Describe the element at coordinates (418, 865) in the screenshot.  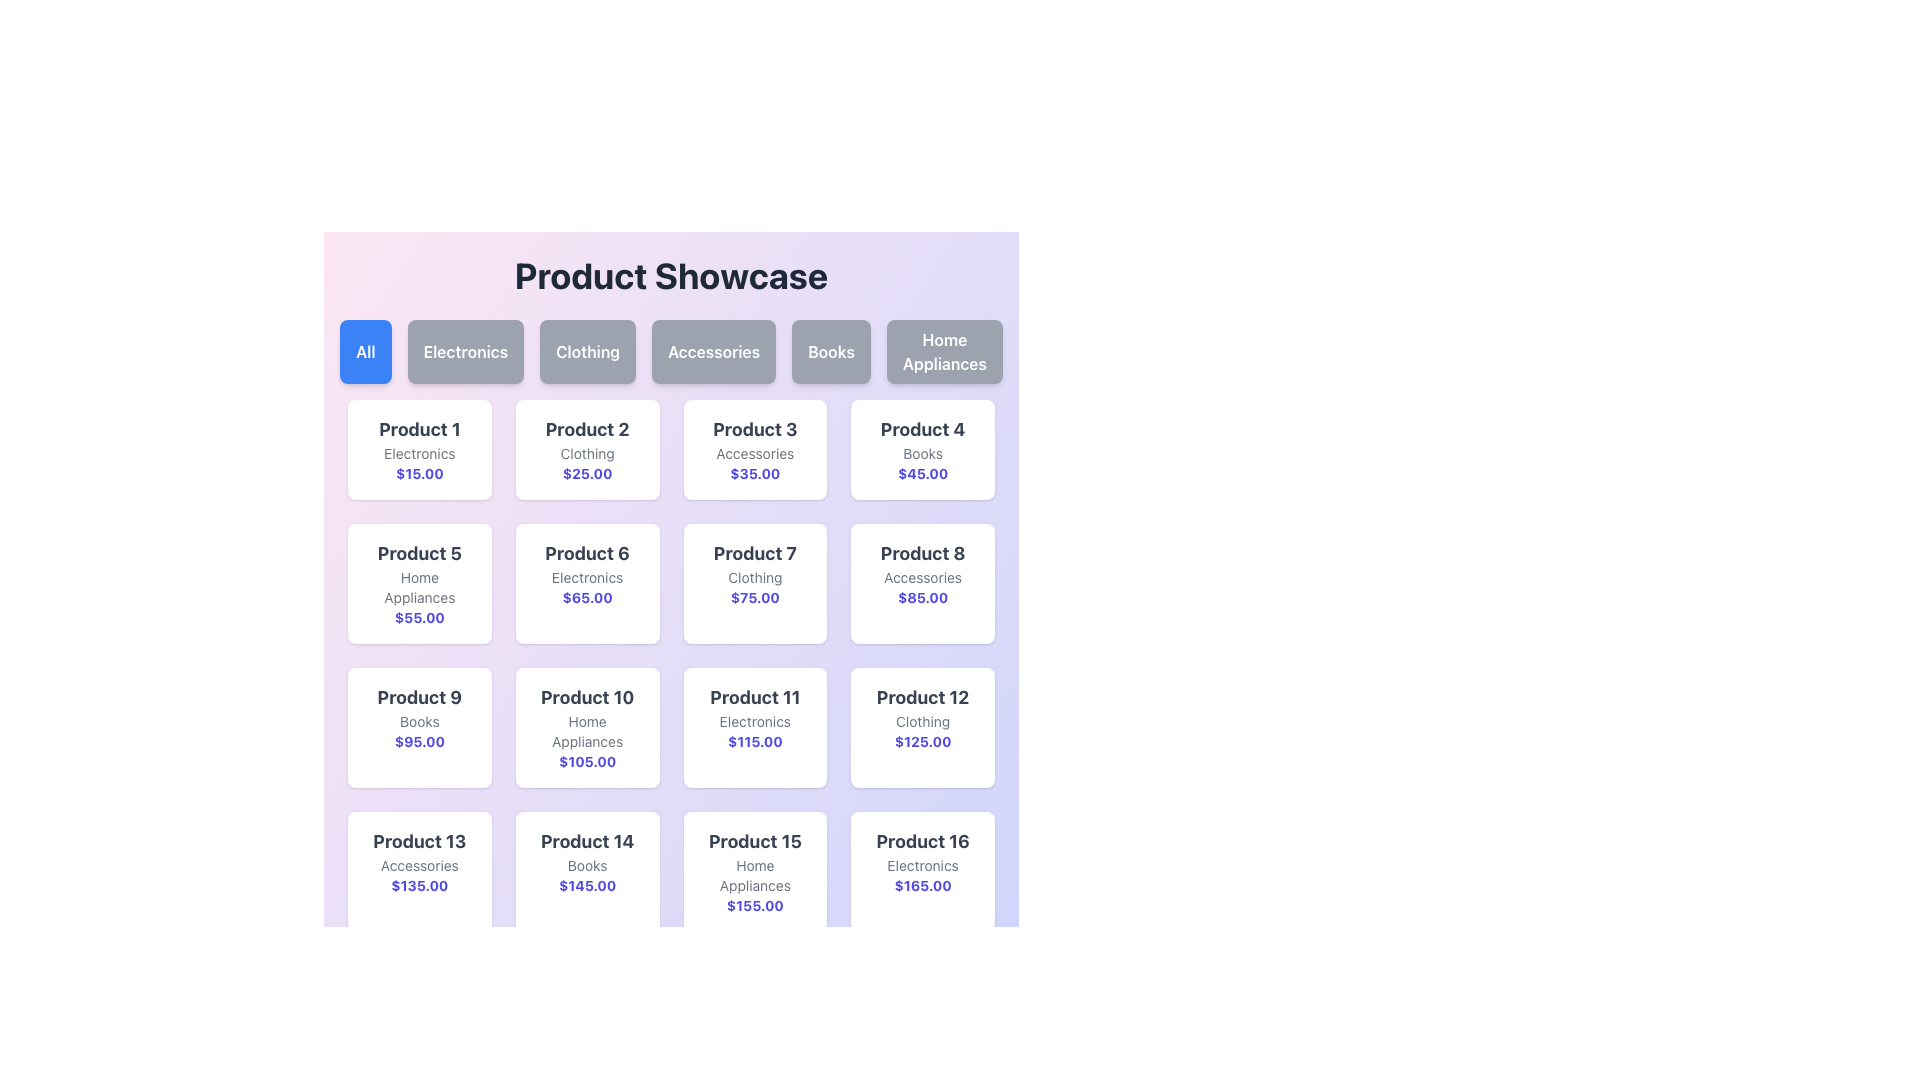
I see `the static text label that describes the product category for 'Product 13', which is located below the product name and above the price section` at that location.